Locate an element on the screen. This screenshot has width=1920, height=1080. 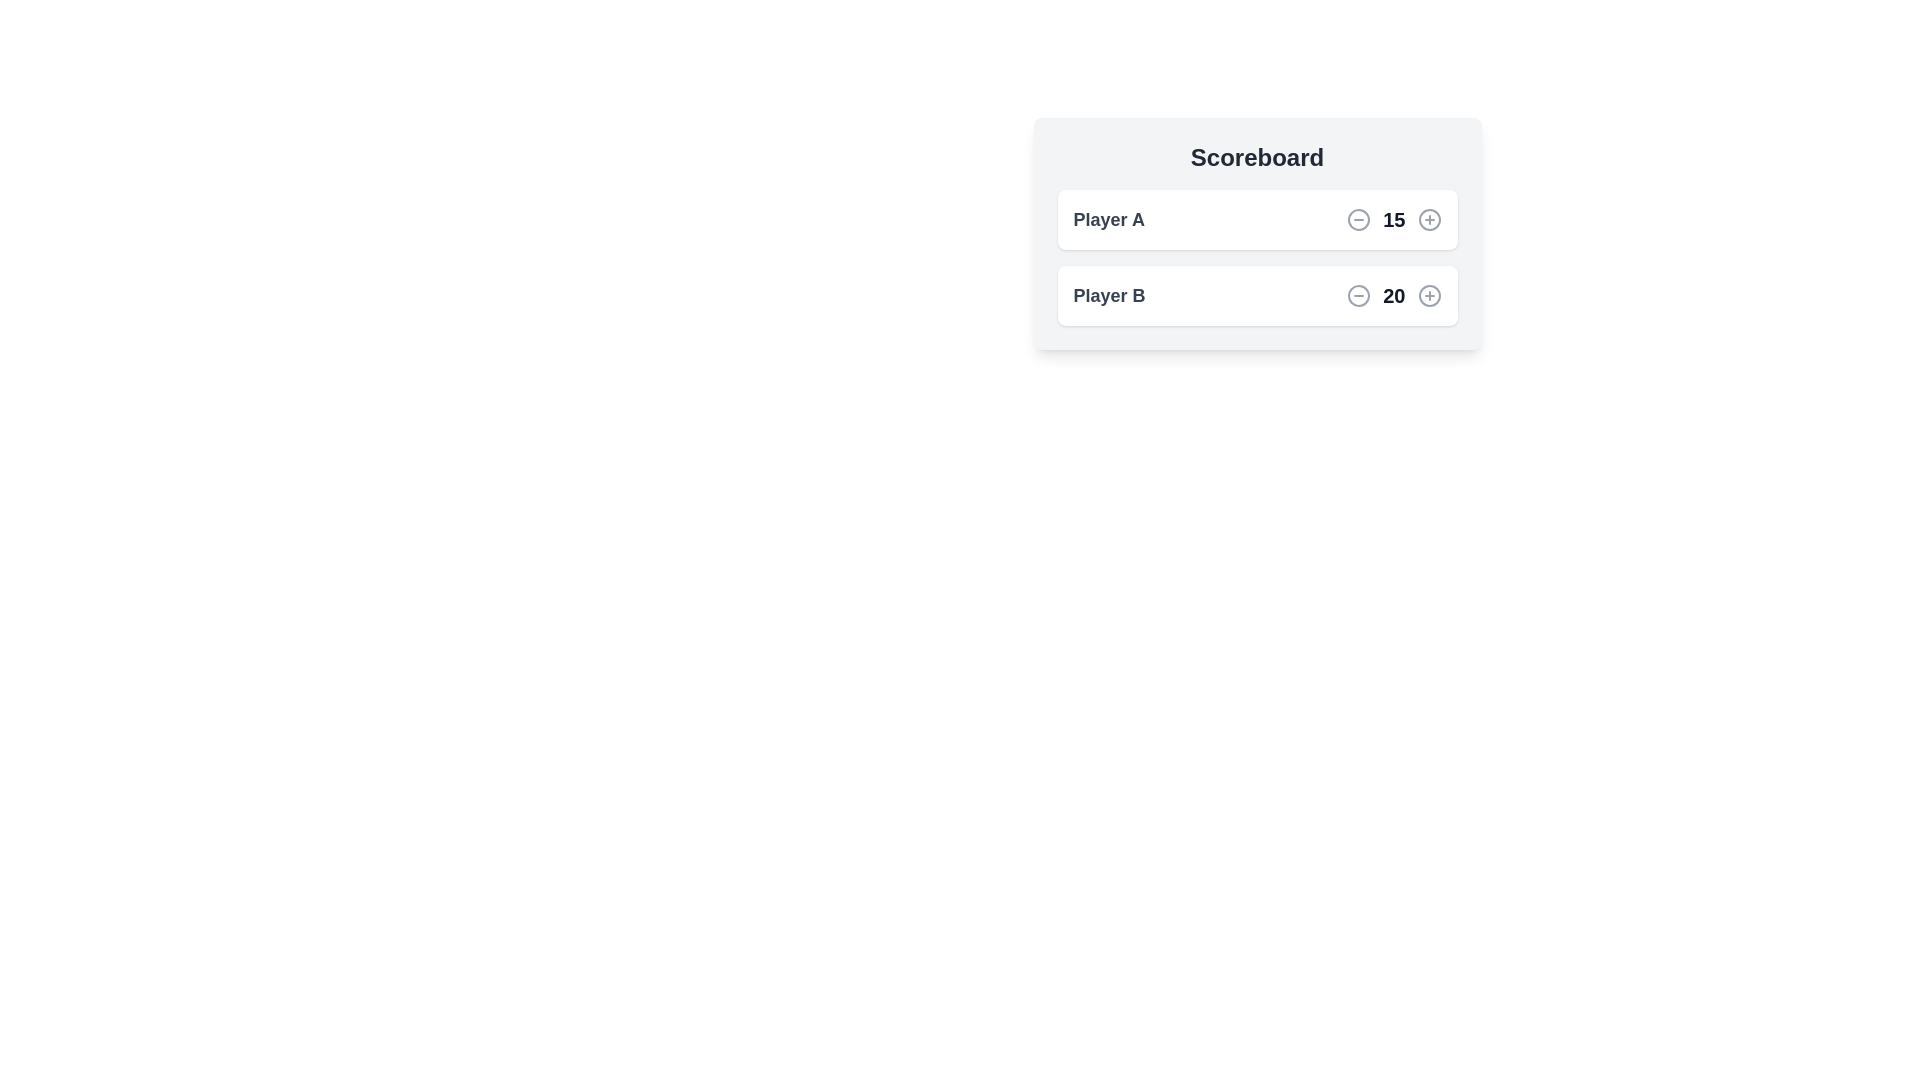
the circular minus button with a gray border located under the 'Scoreboard' header next to 'Player A' to decrement the score is located at coordinates (1359, 219).